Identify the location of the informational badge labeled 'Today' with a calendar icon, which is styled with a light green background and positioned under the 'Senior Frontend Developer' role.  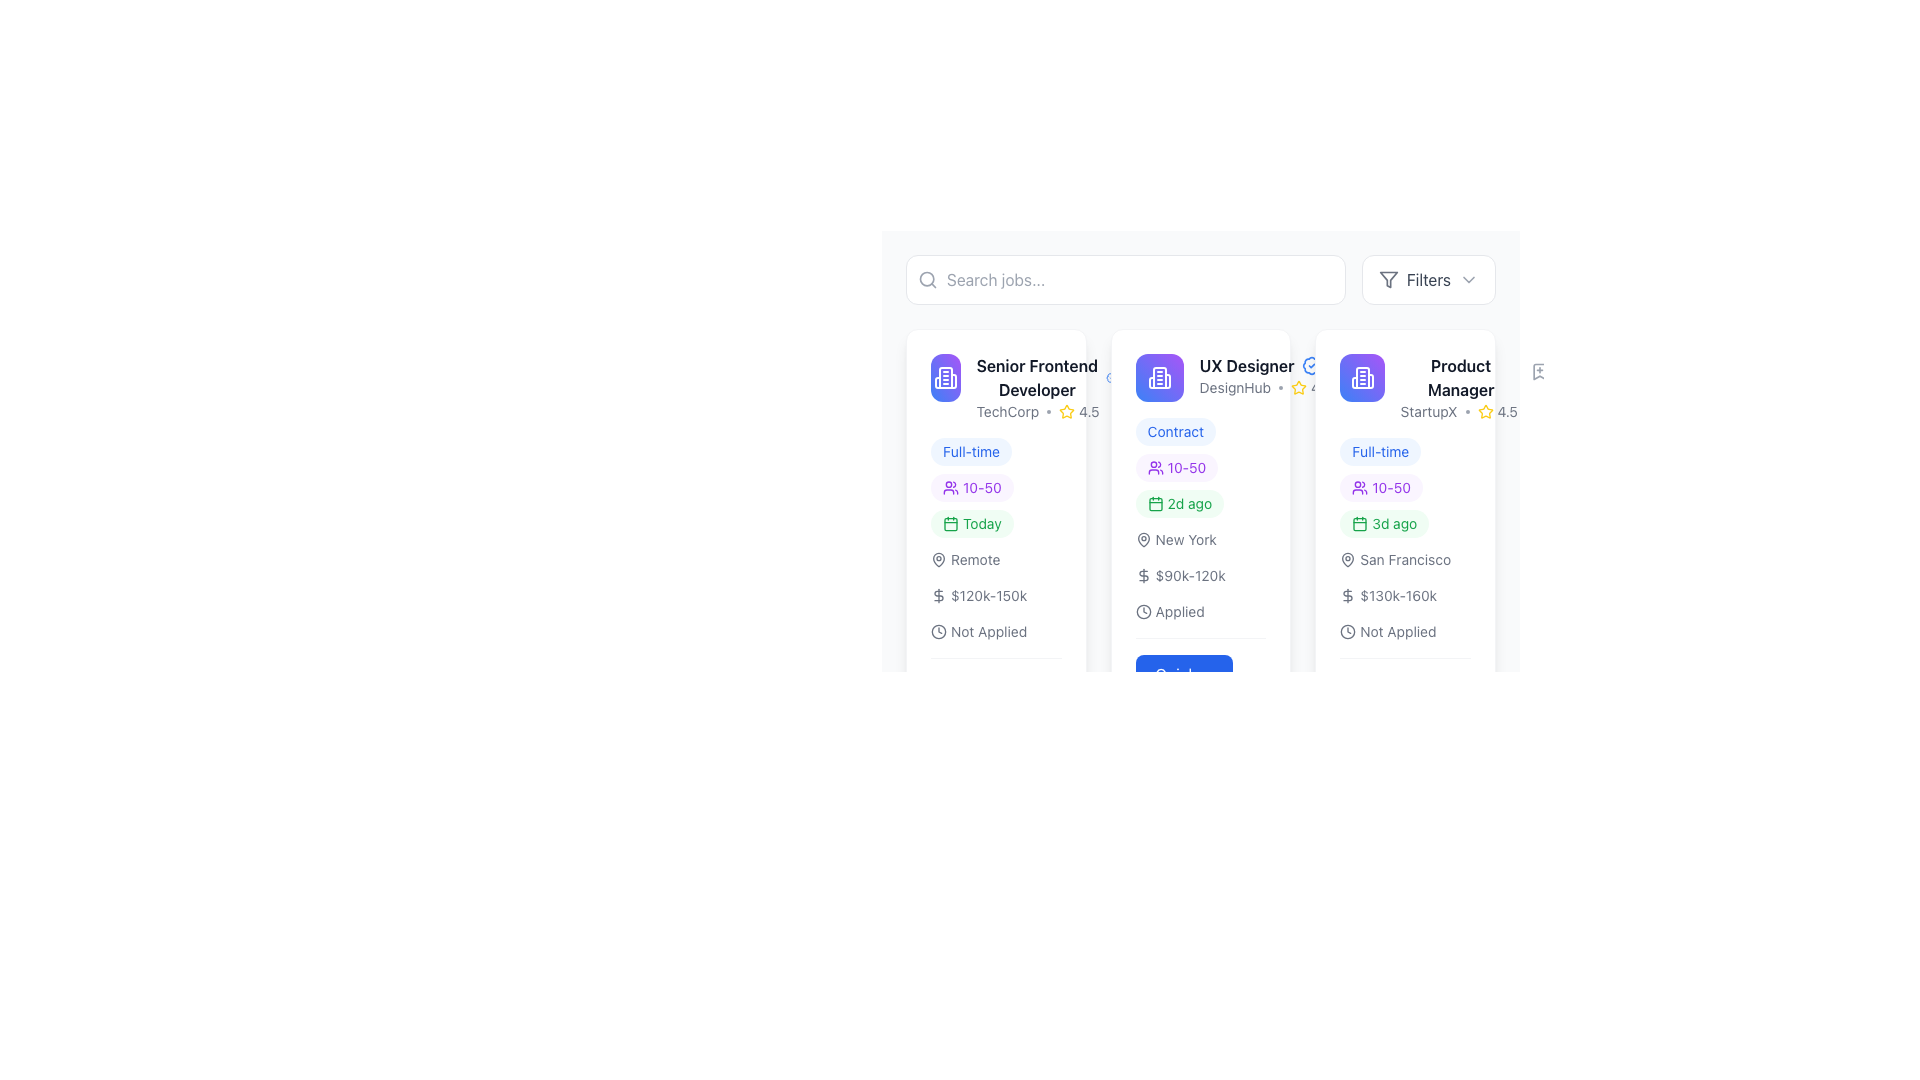
(972, 523).